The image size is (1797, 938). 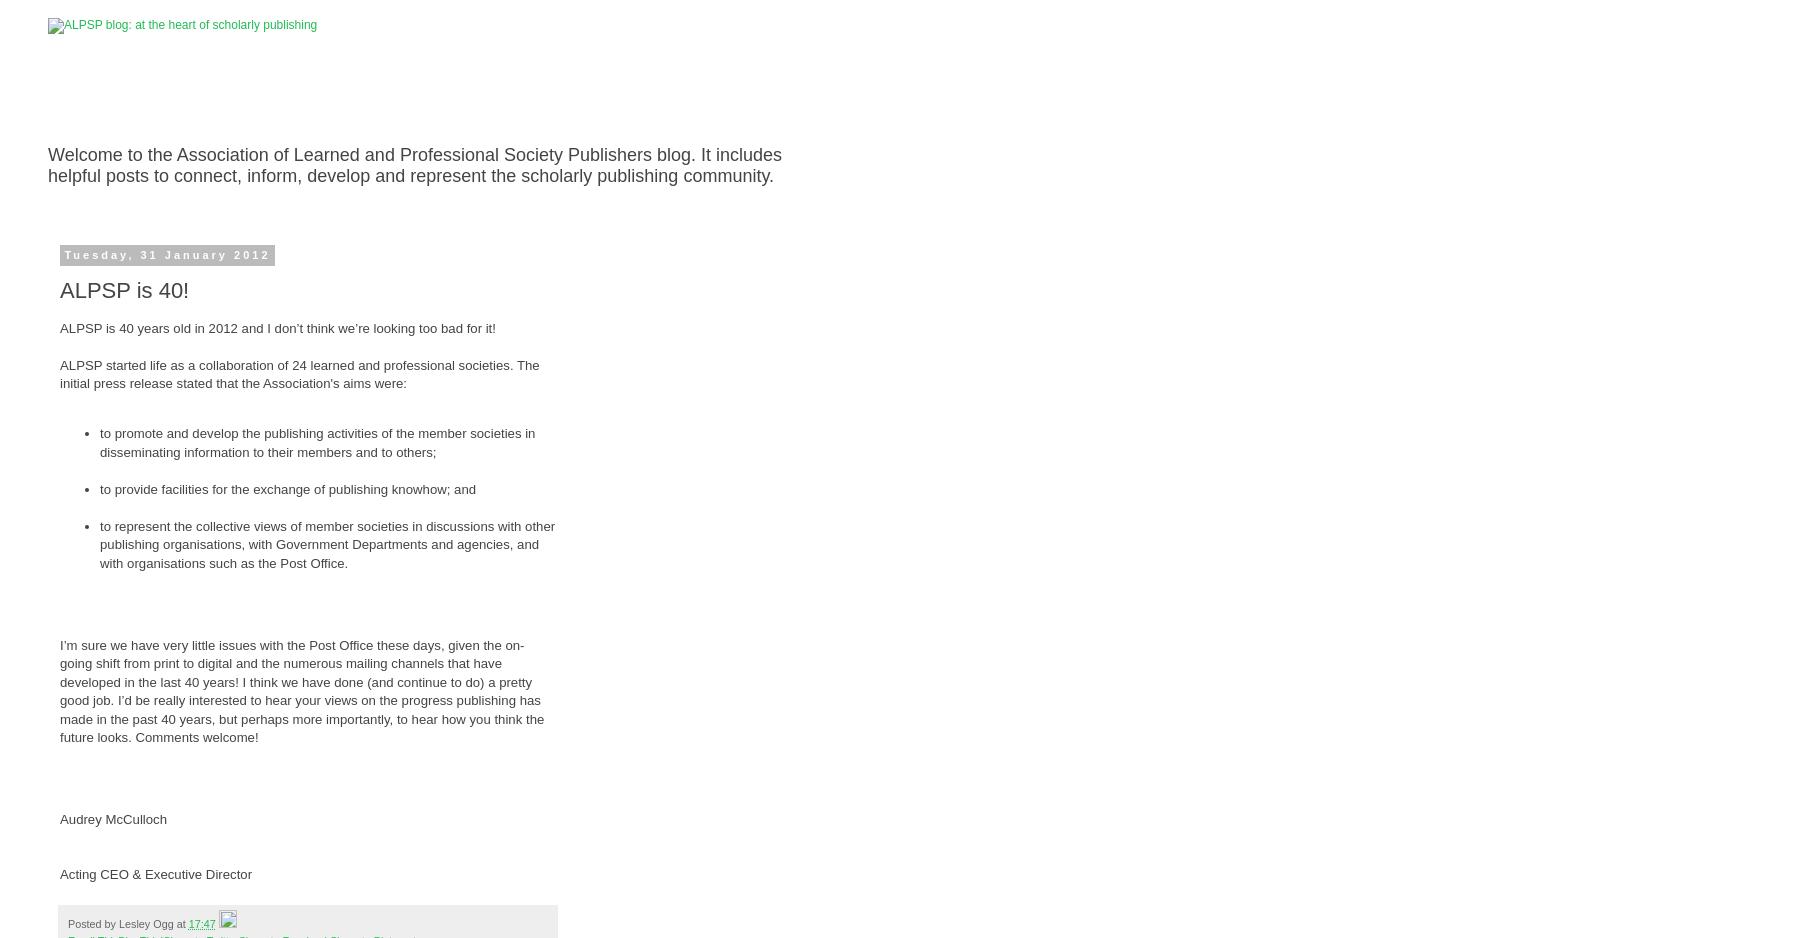 I want to click on 'Audrey McCulloch', so click(x=112, y=818).